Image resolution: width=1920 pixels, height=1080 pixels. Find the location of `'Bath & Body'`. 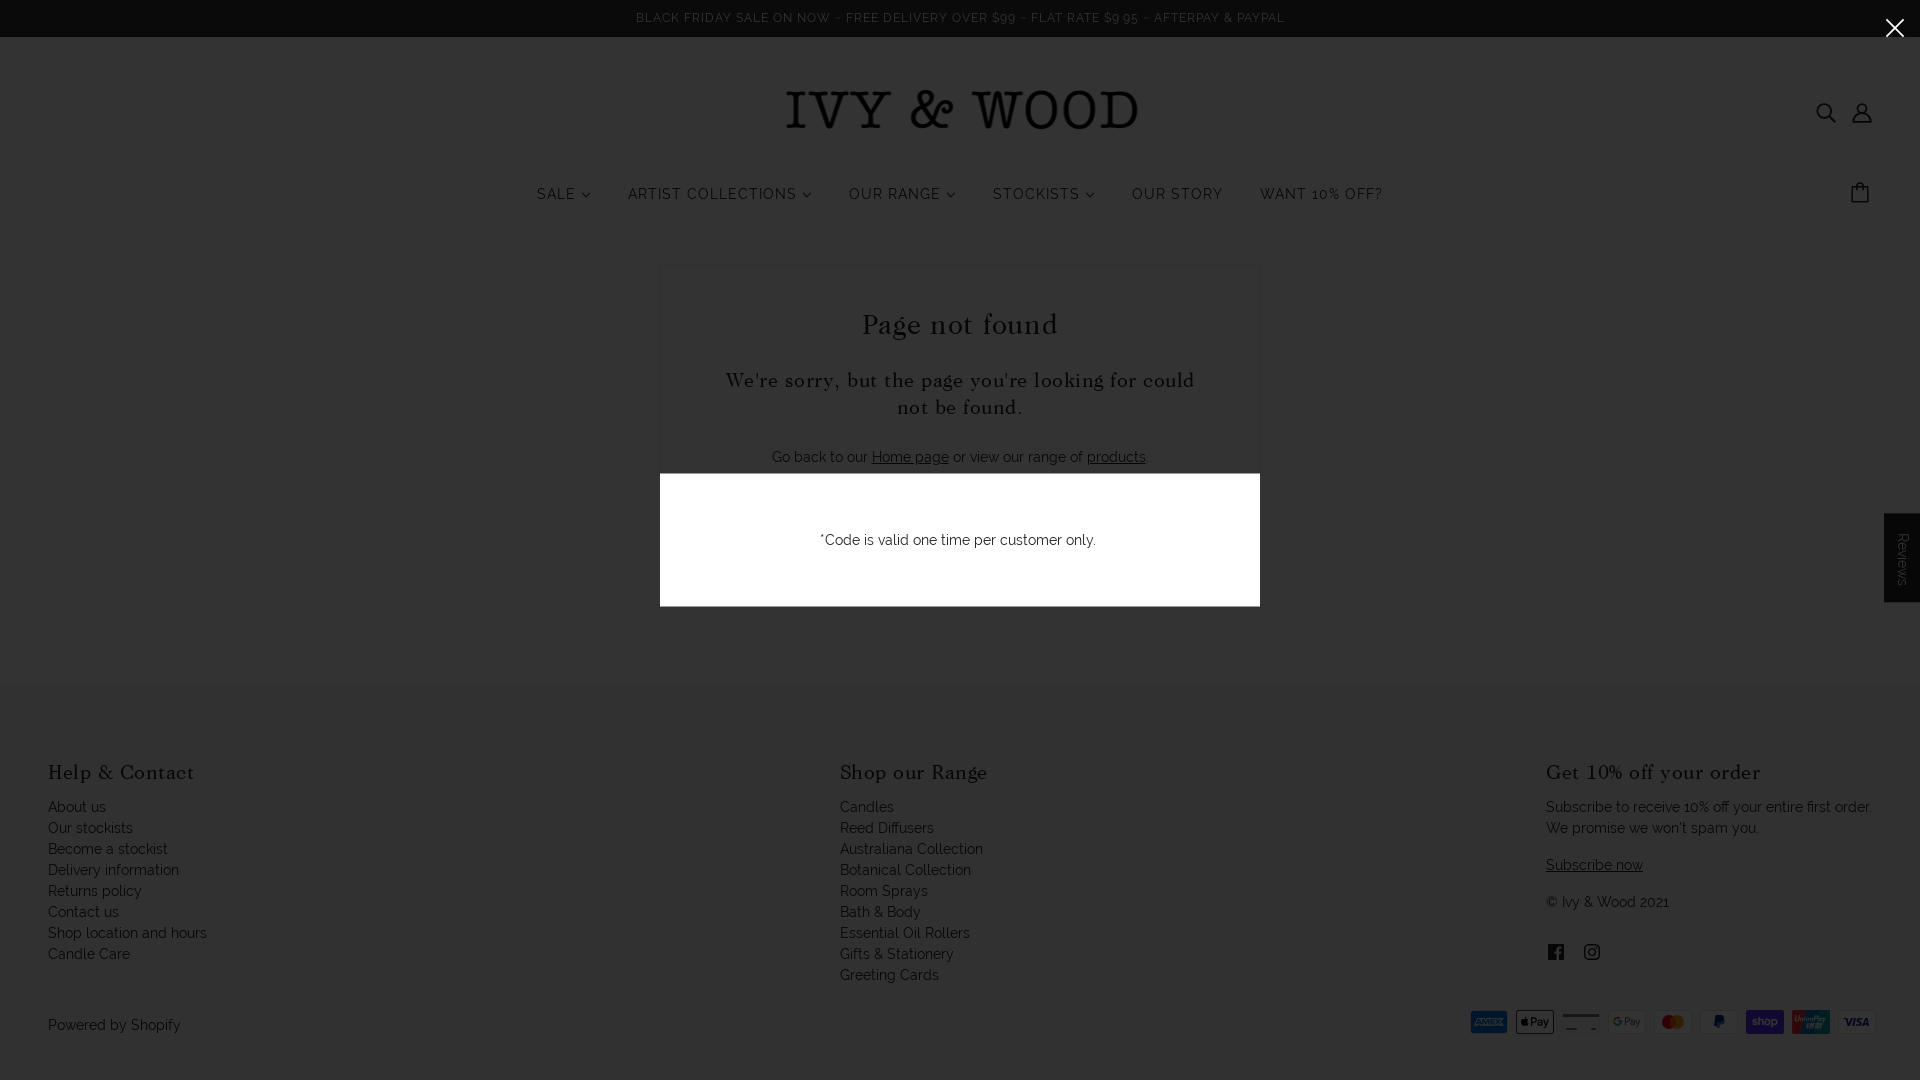

'Bath & Body' is located at coordinates (880, 911).